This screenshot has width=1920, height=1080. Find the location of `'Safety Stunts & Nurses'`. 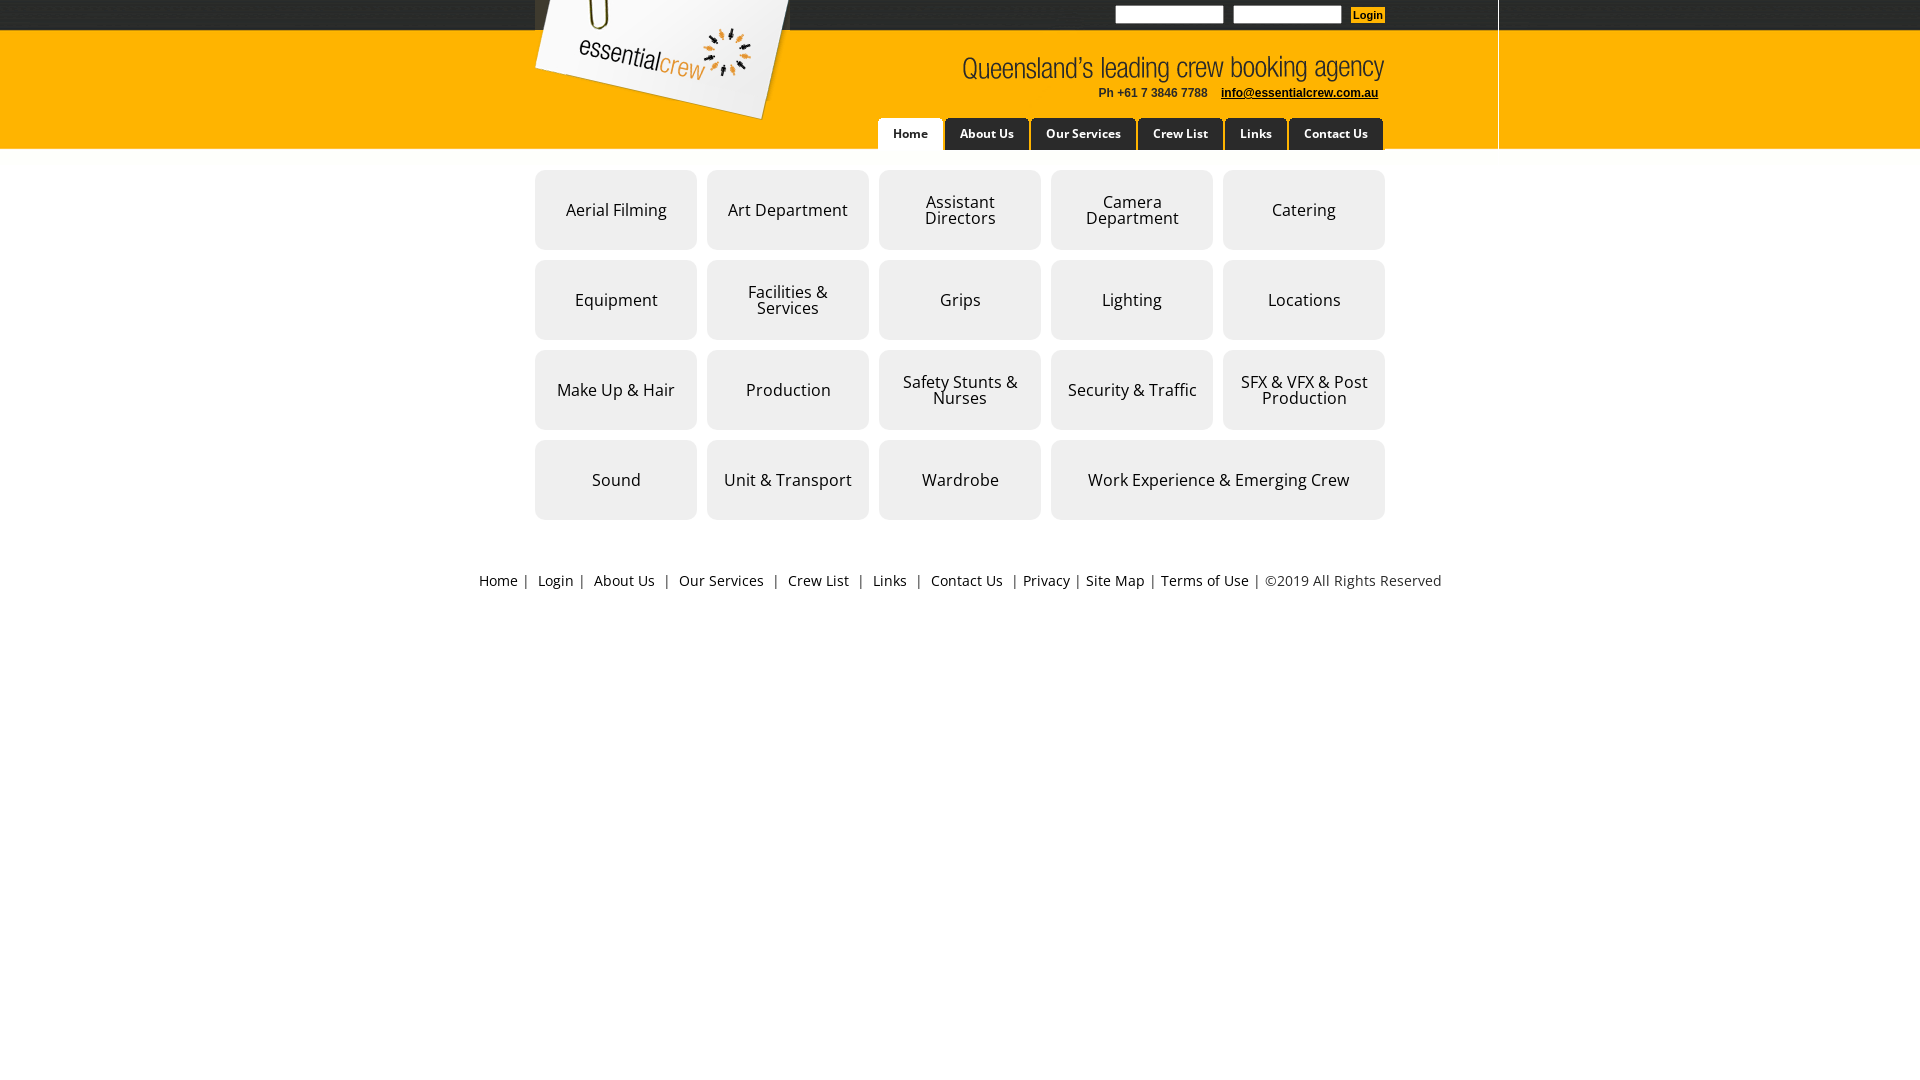

'Safety Stunts & Nurses' is located at coordinates (960, 389).